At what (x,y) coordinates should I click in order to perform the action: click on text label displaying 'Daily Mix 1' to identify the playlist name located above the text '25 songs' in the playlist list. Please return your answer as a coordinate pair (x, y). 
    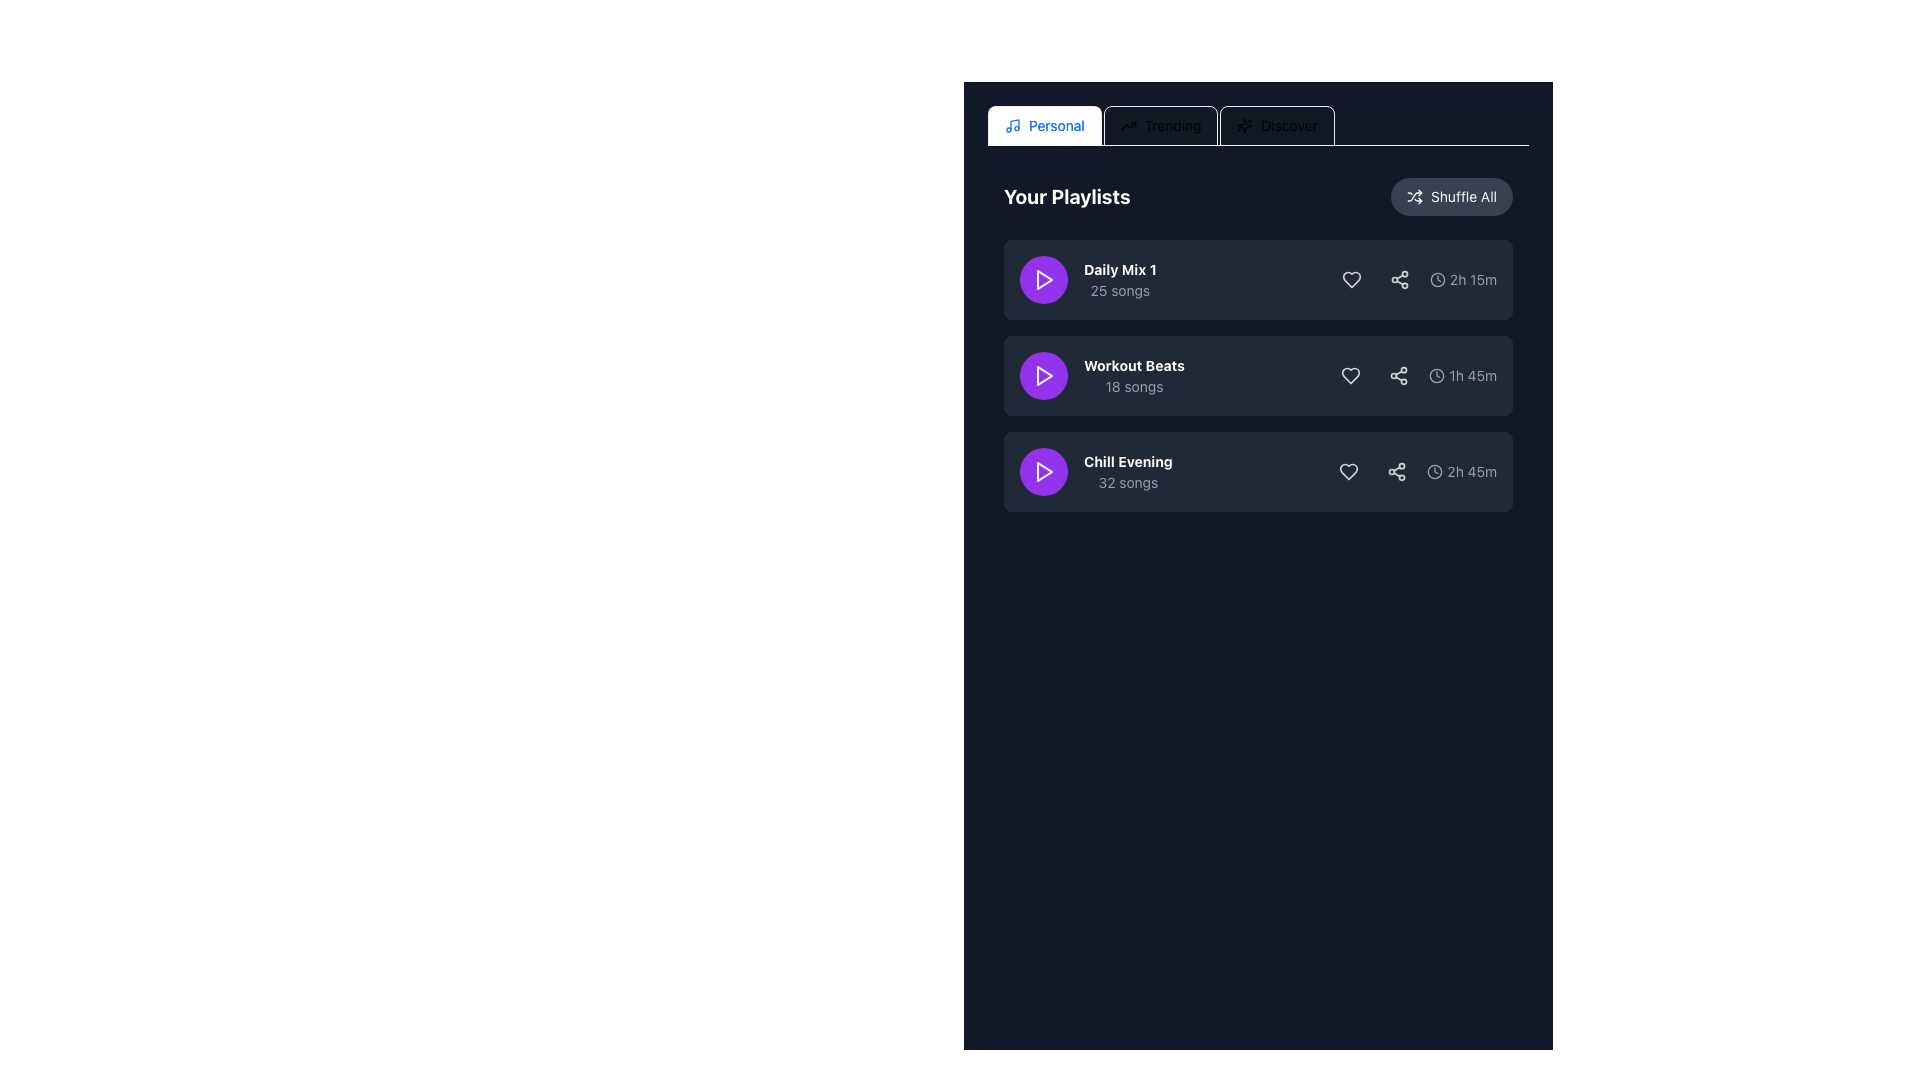
    Looking at the image, I should click on (1120, 270).